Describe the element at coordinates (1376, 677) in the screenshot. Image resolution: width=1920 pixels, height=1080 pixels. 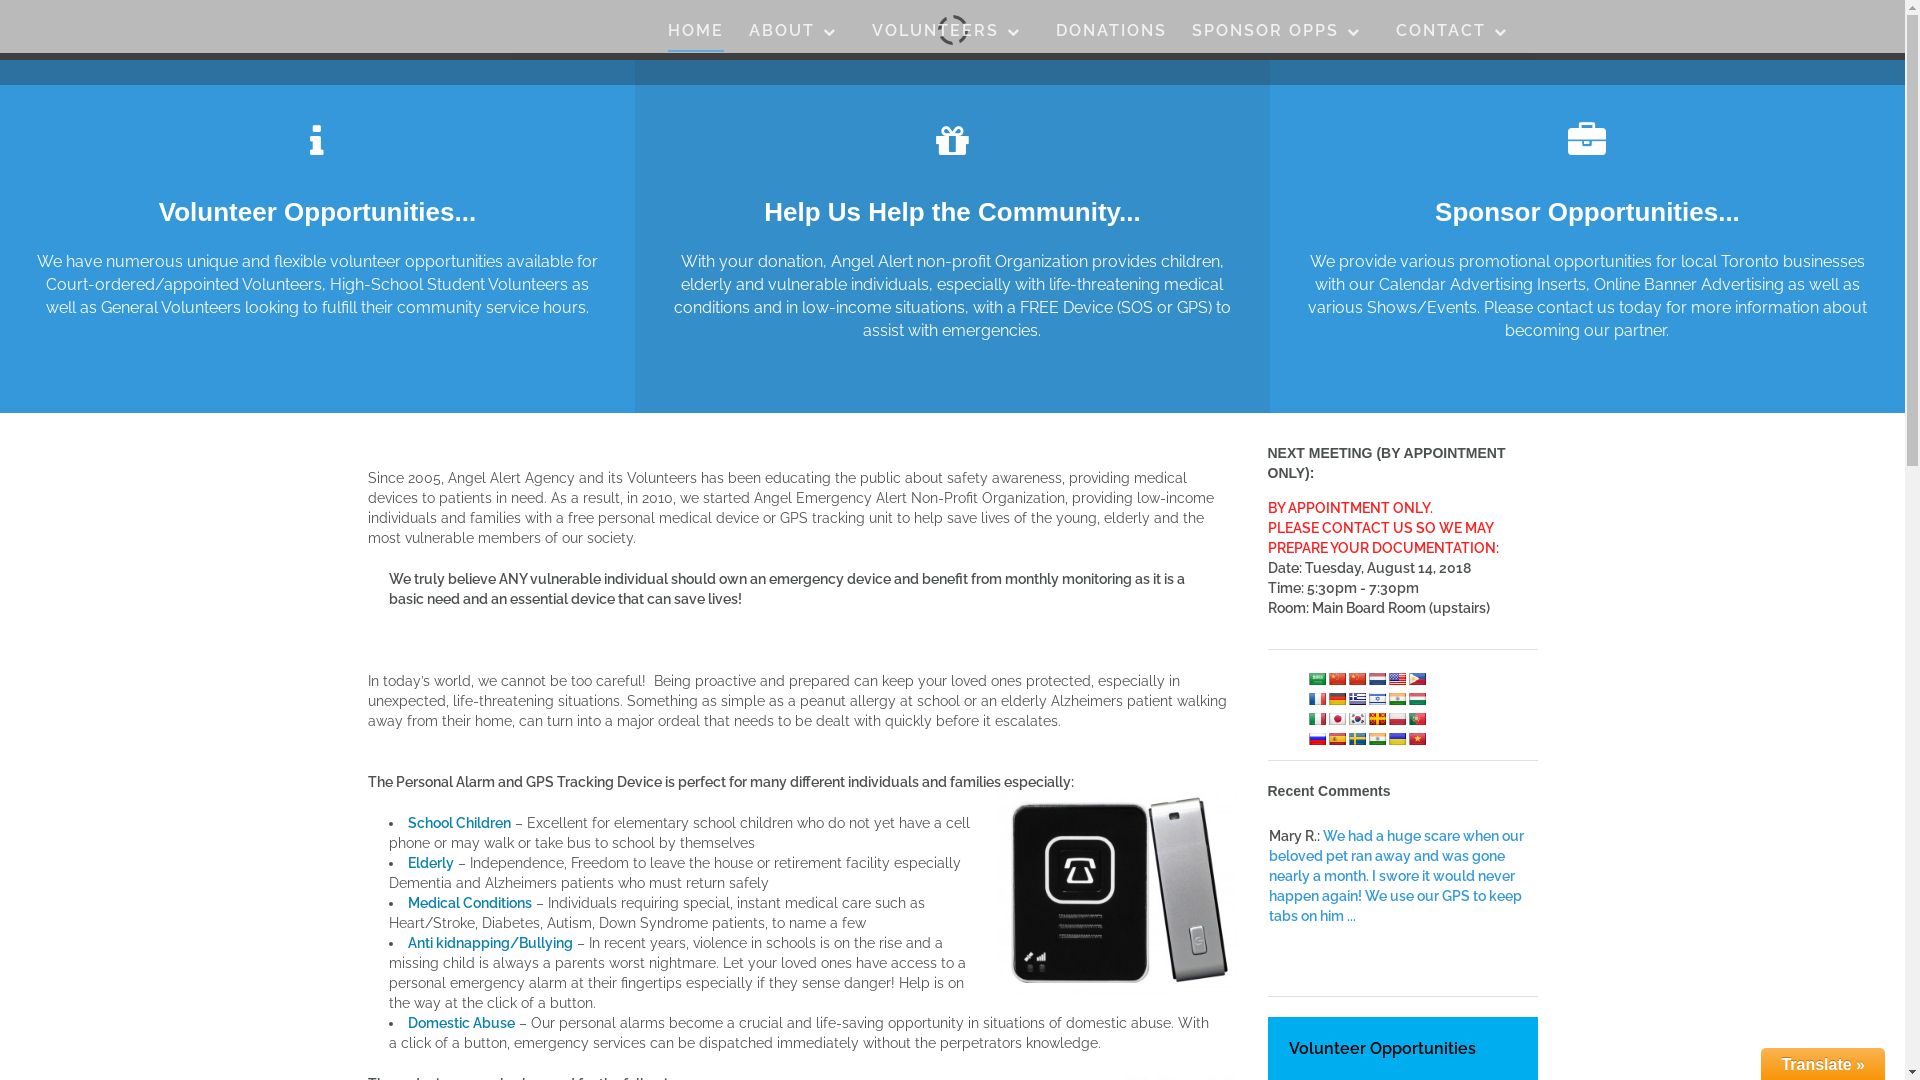
I see `'Dutch'` at that location.